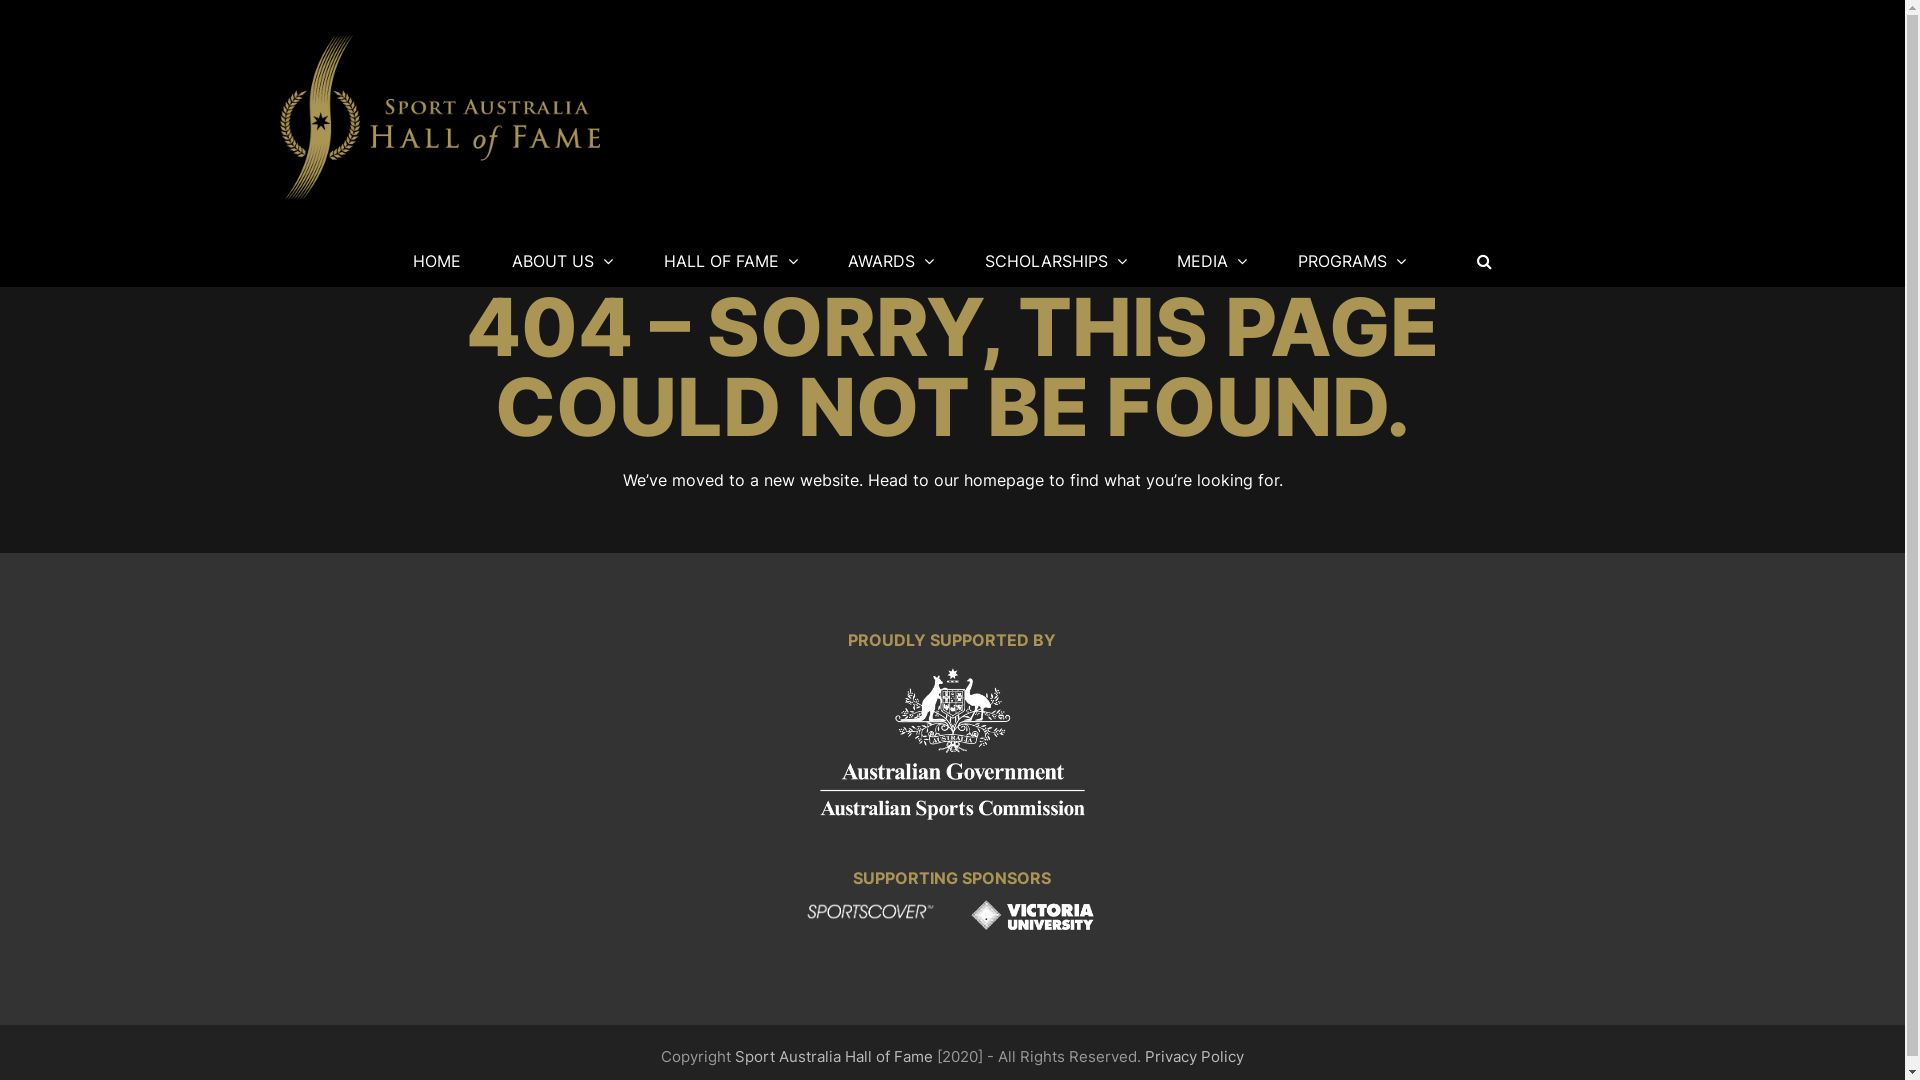  I want to click on 'Privacy Policy', so click(1145, 1055).